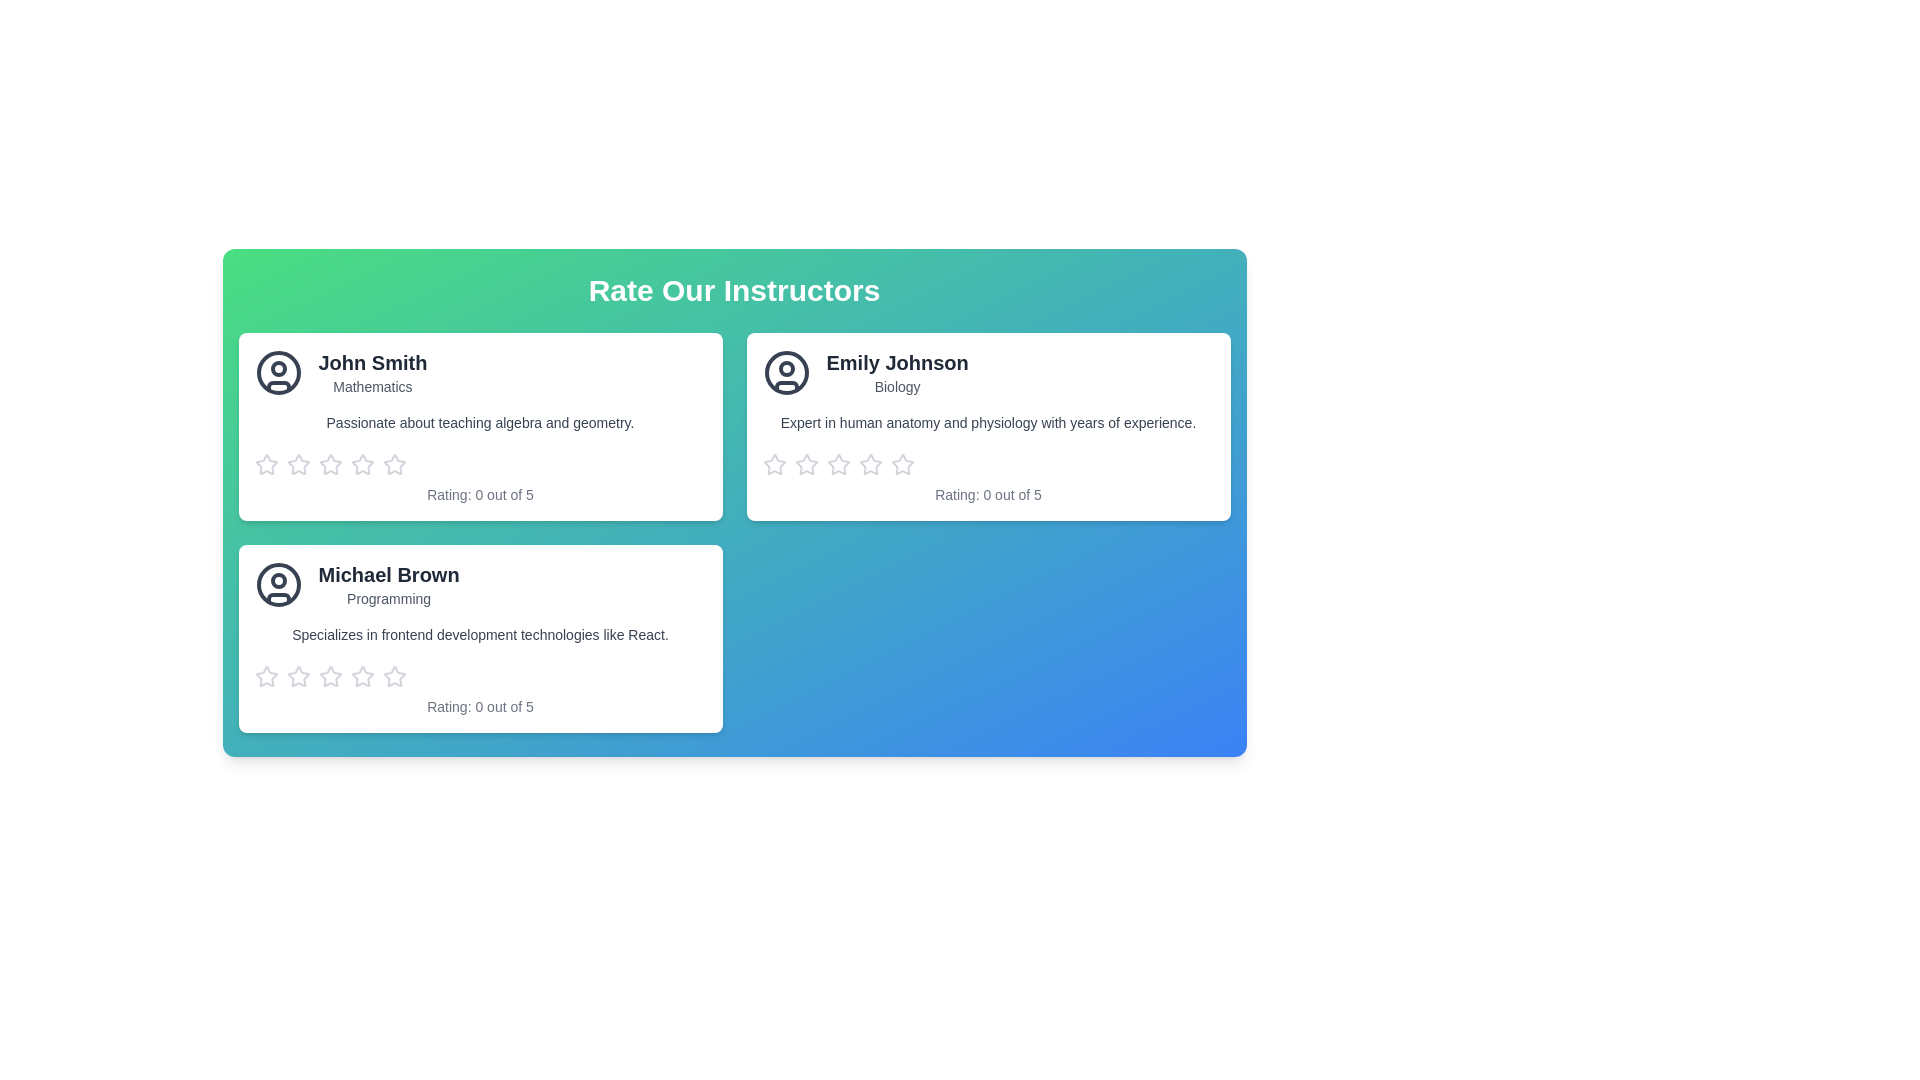 This screenshot has height=1080, width=1920. I want to click on the second star icon in the rating row for instructor John Smith, so click(394, 464).